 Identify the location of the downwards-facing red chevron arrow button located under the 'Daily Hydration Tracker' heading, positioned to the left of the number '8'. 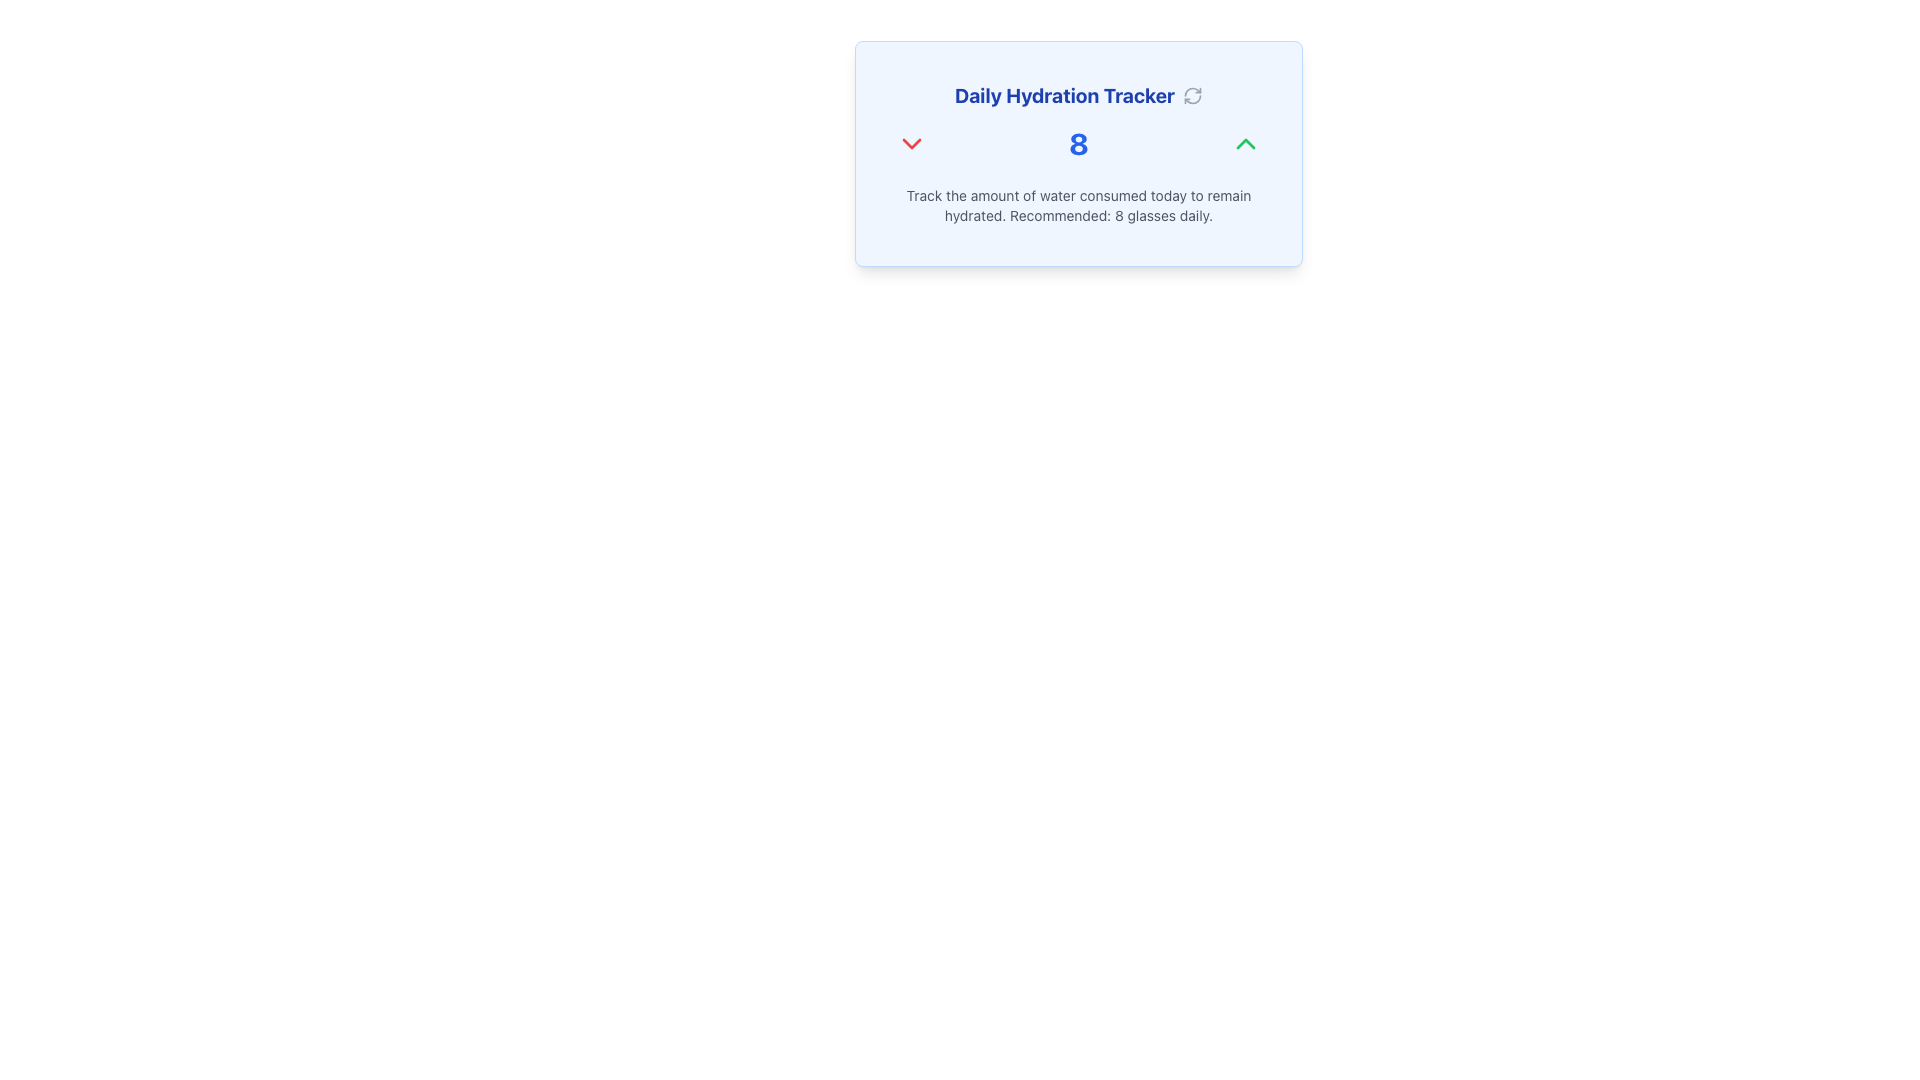
(911, 142).